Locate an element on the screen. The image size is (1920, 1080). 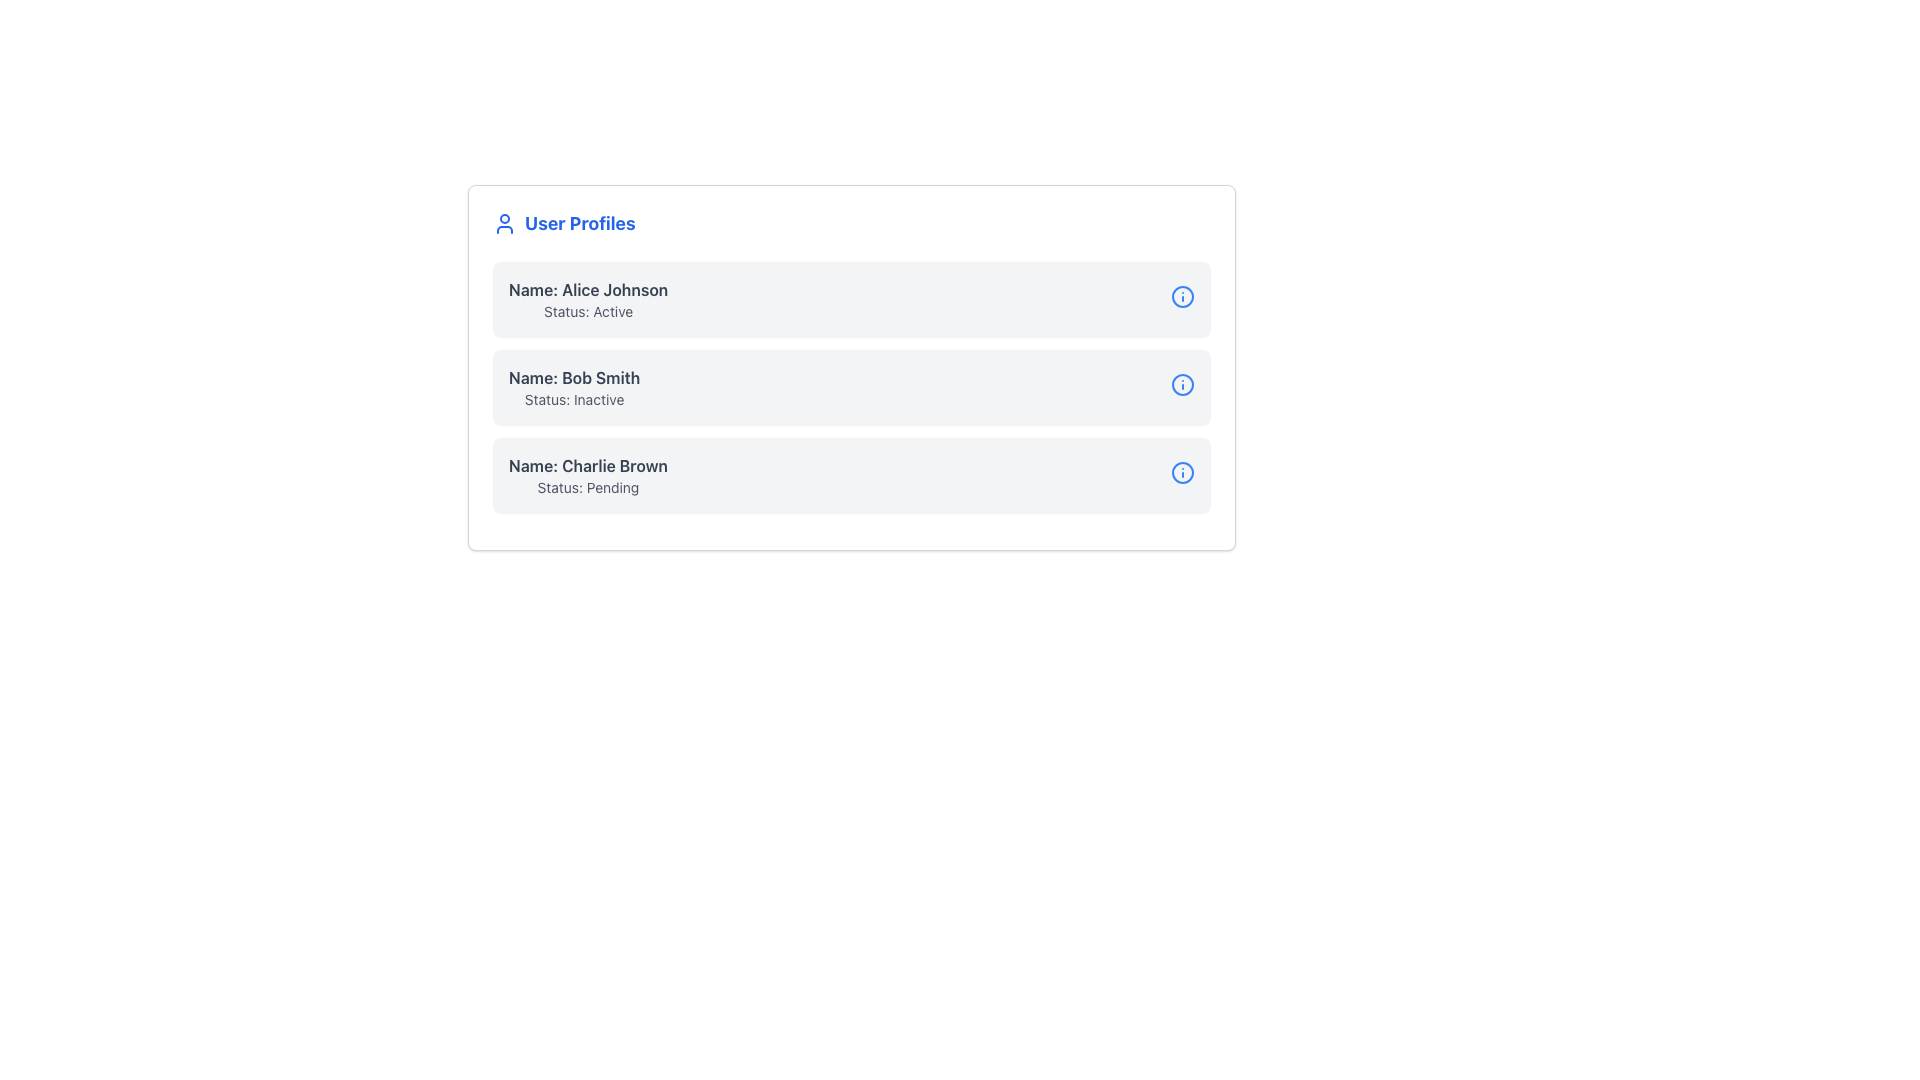
the Text Display element that shows user information, specifically the user's name and current status, located in the third slot of a vertical list of user profile cards, positioned between 'Name: Bob Smith' and 'Status: Pending' is located at coordinates (587, 475).